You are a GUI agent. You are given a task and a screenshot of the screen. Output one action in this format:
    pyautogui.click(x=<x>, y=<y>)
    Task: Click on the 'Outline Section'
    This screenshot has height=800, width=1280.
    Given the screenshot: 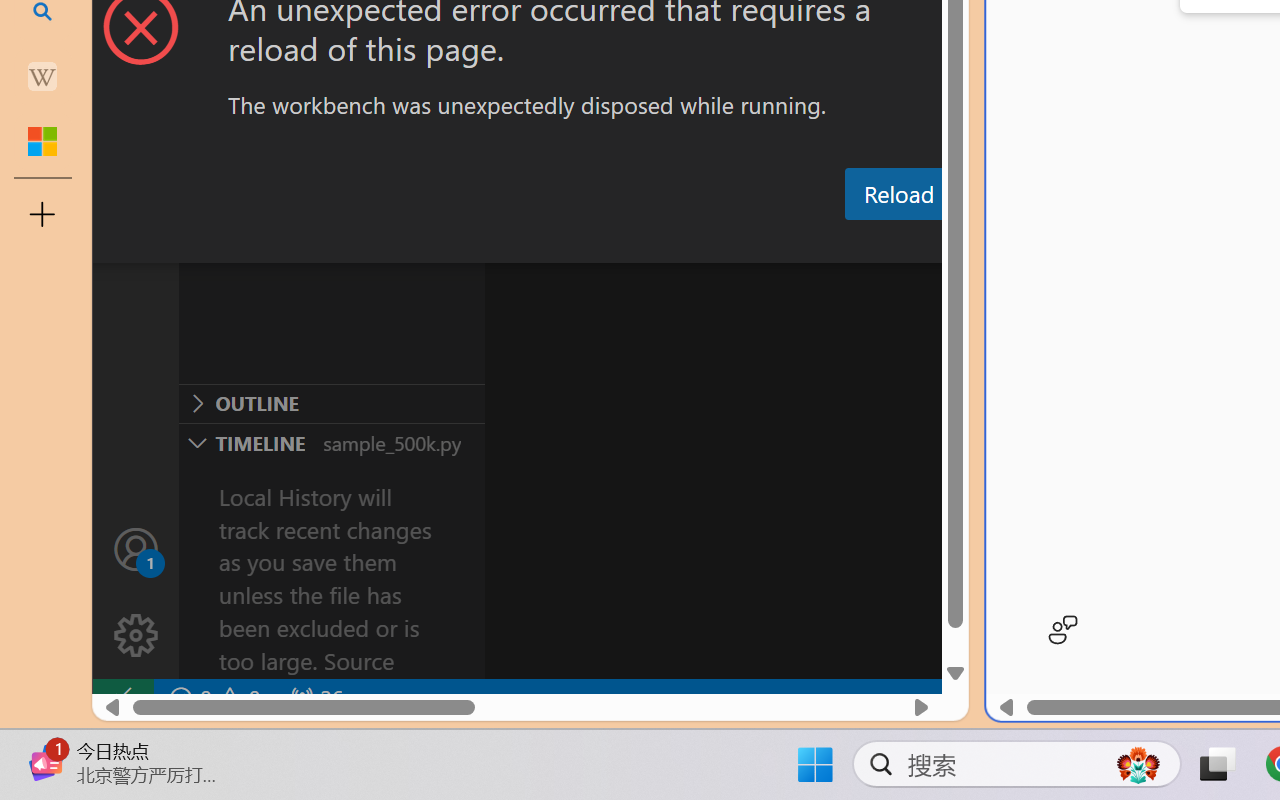 What is the action you would take?
    pyautogui.click(x=331, y=403)
    